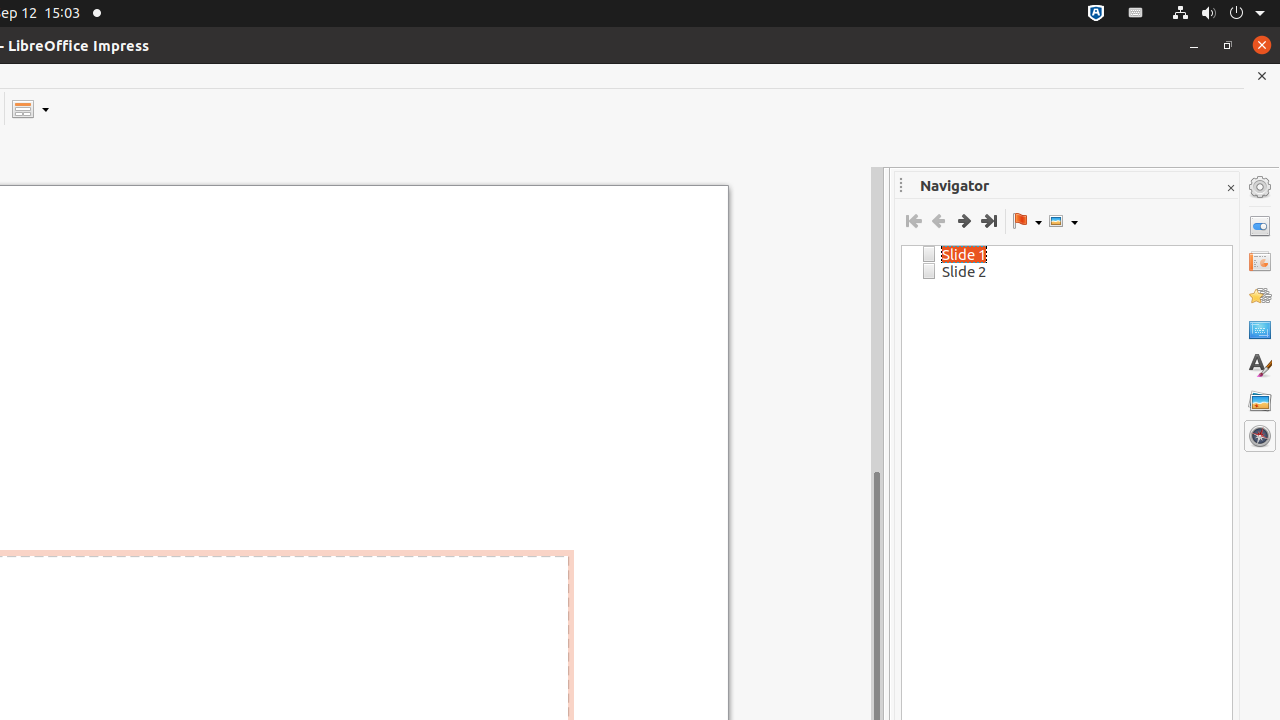  Describe the element at coordinates (937, 221) in the screenshot. I see `'Previous Slide'` at that location.